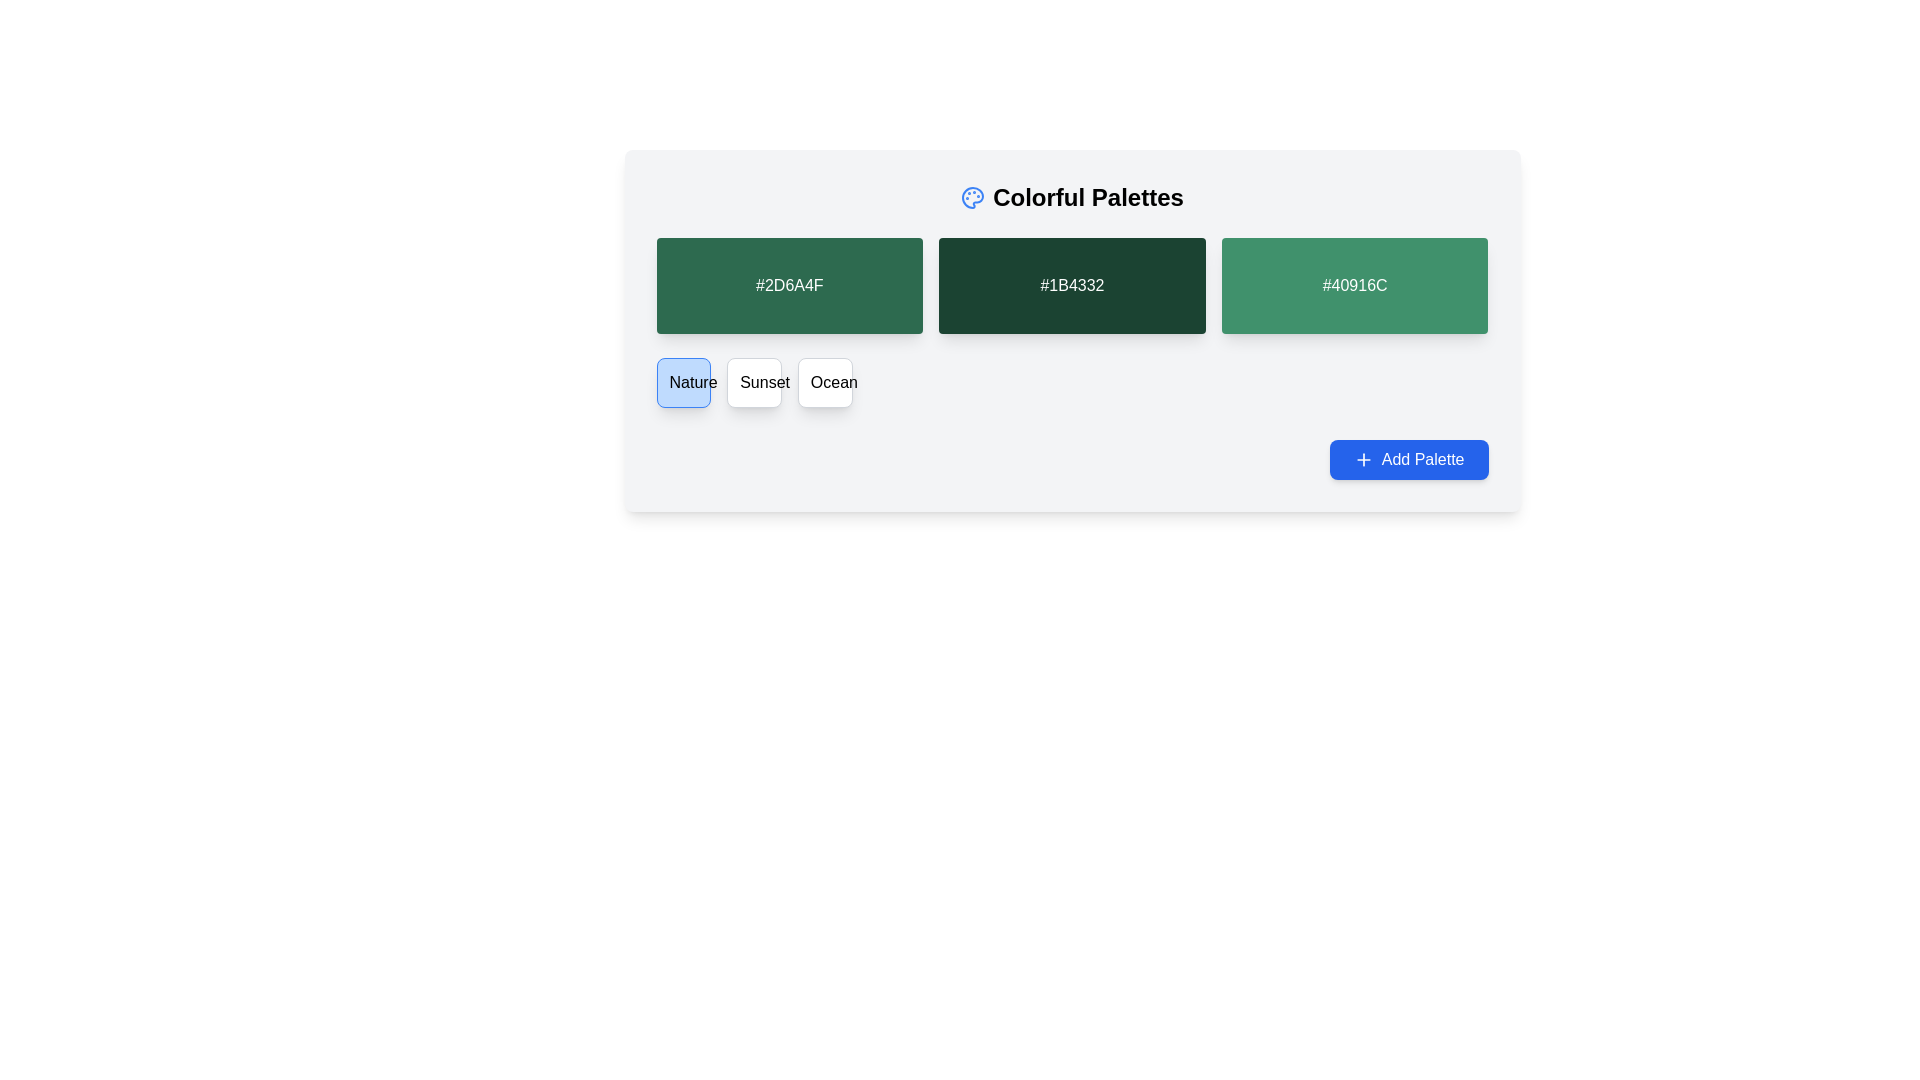 Image resolution: width=1920 pixels, height=1080 pixels. What do you see at coordinates (825, 382) in the screenshot?
I see `the 'Ocean' button, which is the third button in a row, to observe interactive effects like scaling` at bounding box center [825, 382].